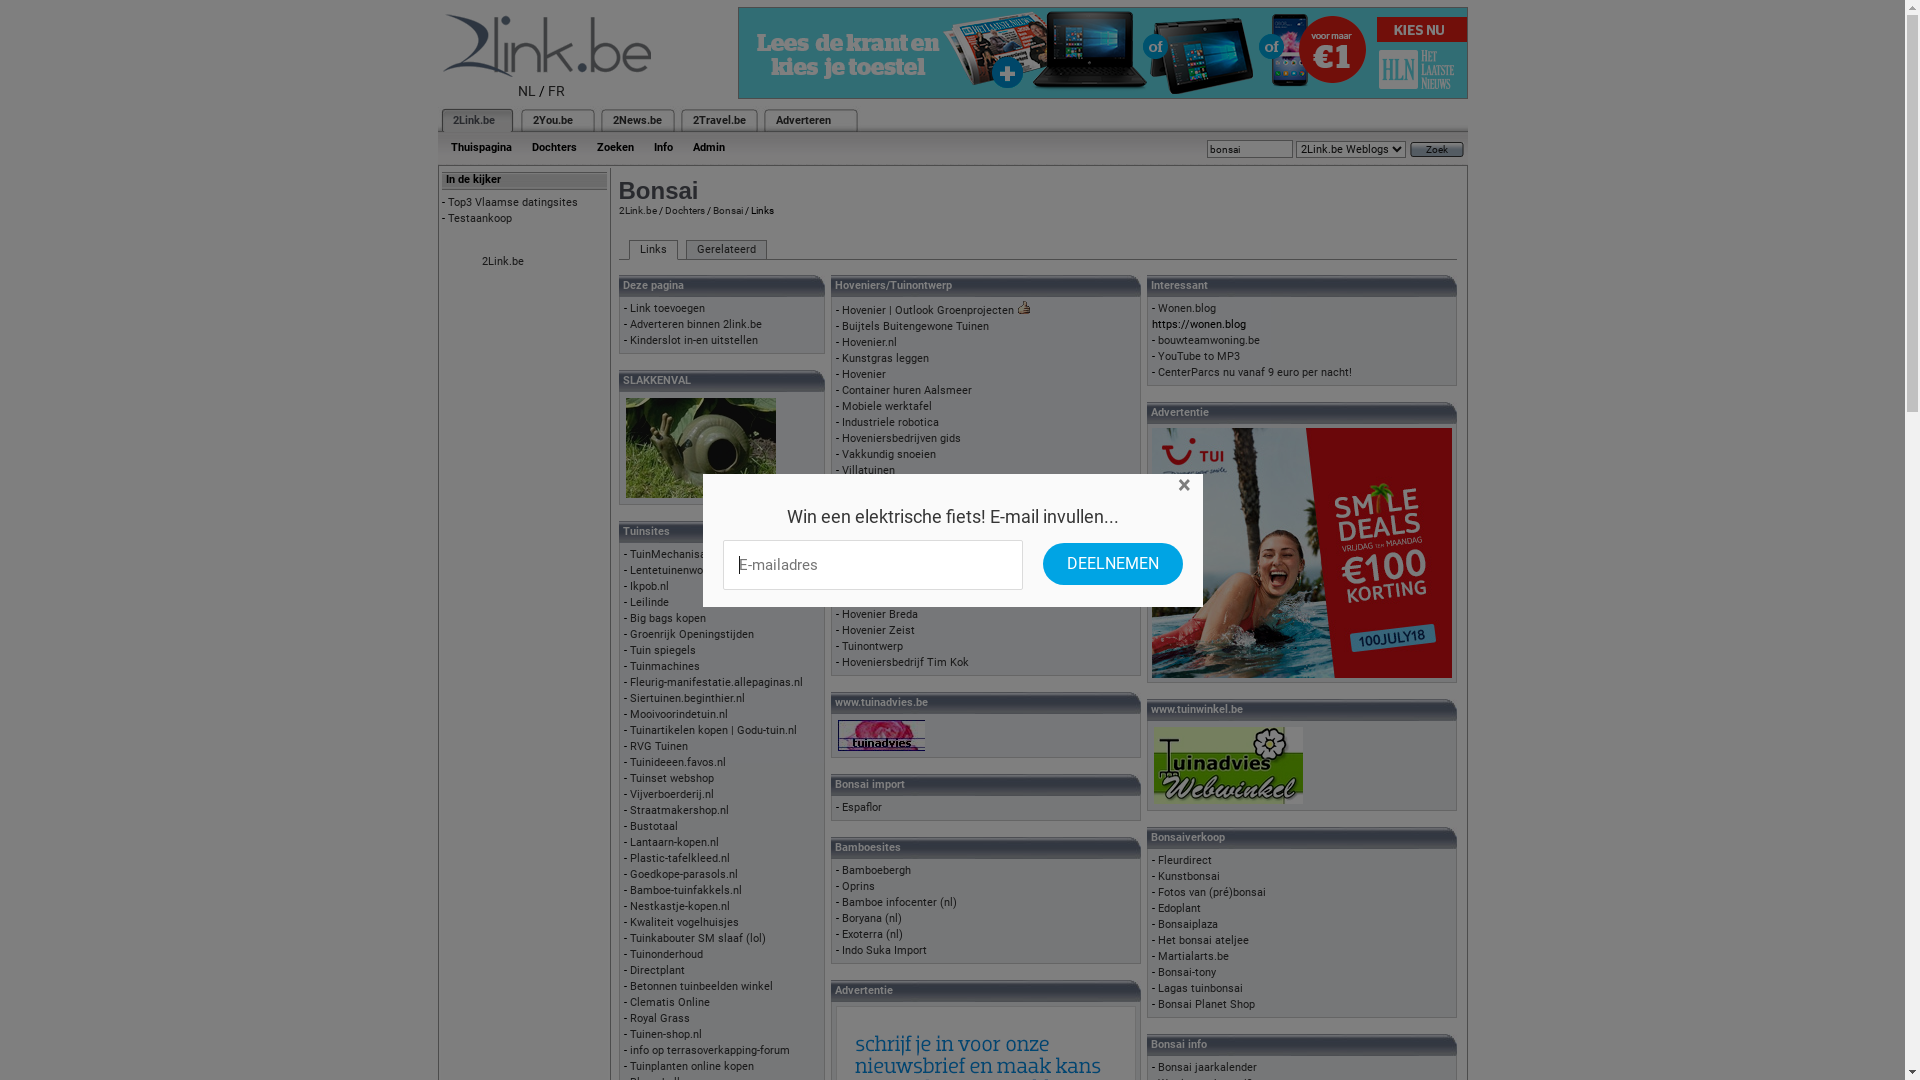  I want to click on 'Bonsai Planet Shop', so click(1157, 1004).